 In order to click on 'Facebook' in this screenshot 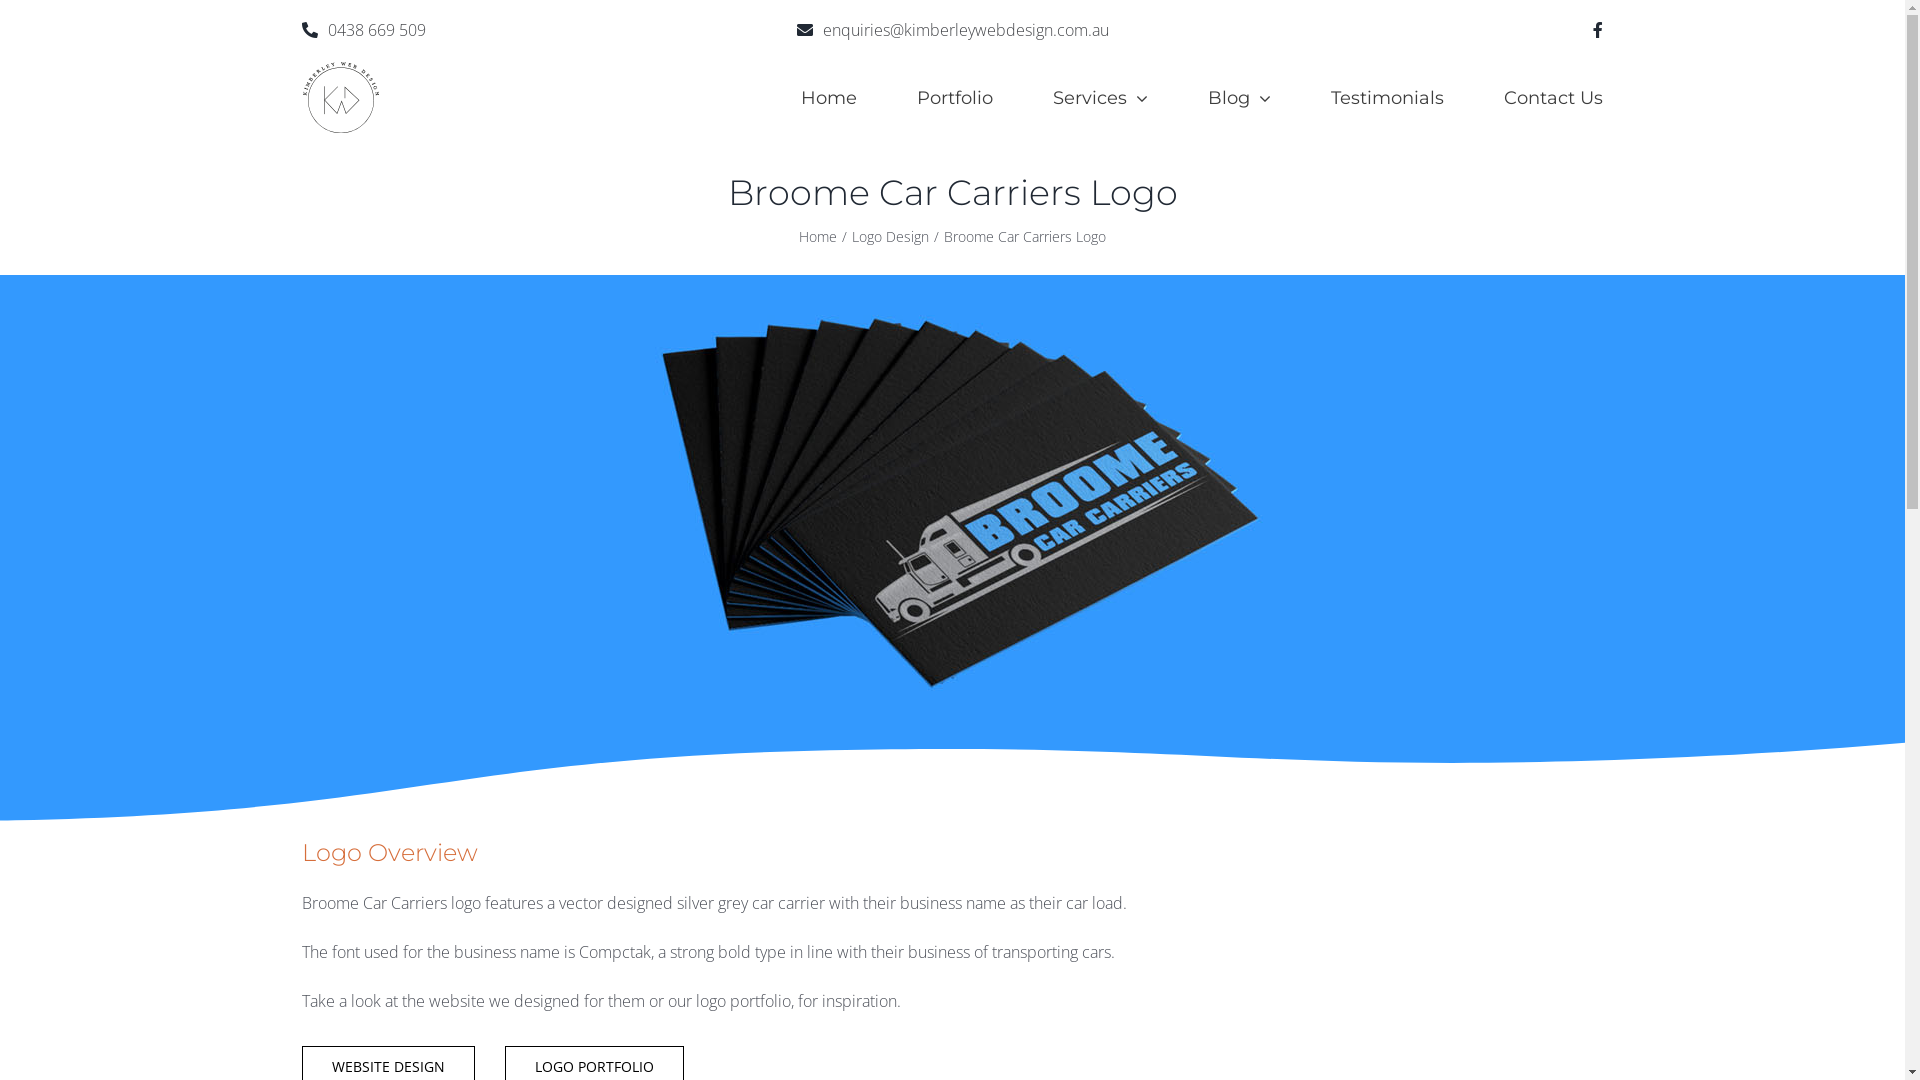, I will do `click(1597, 30)`.